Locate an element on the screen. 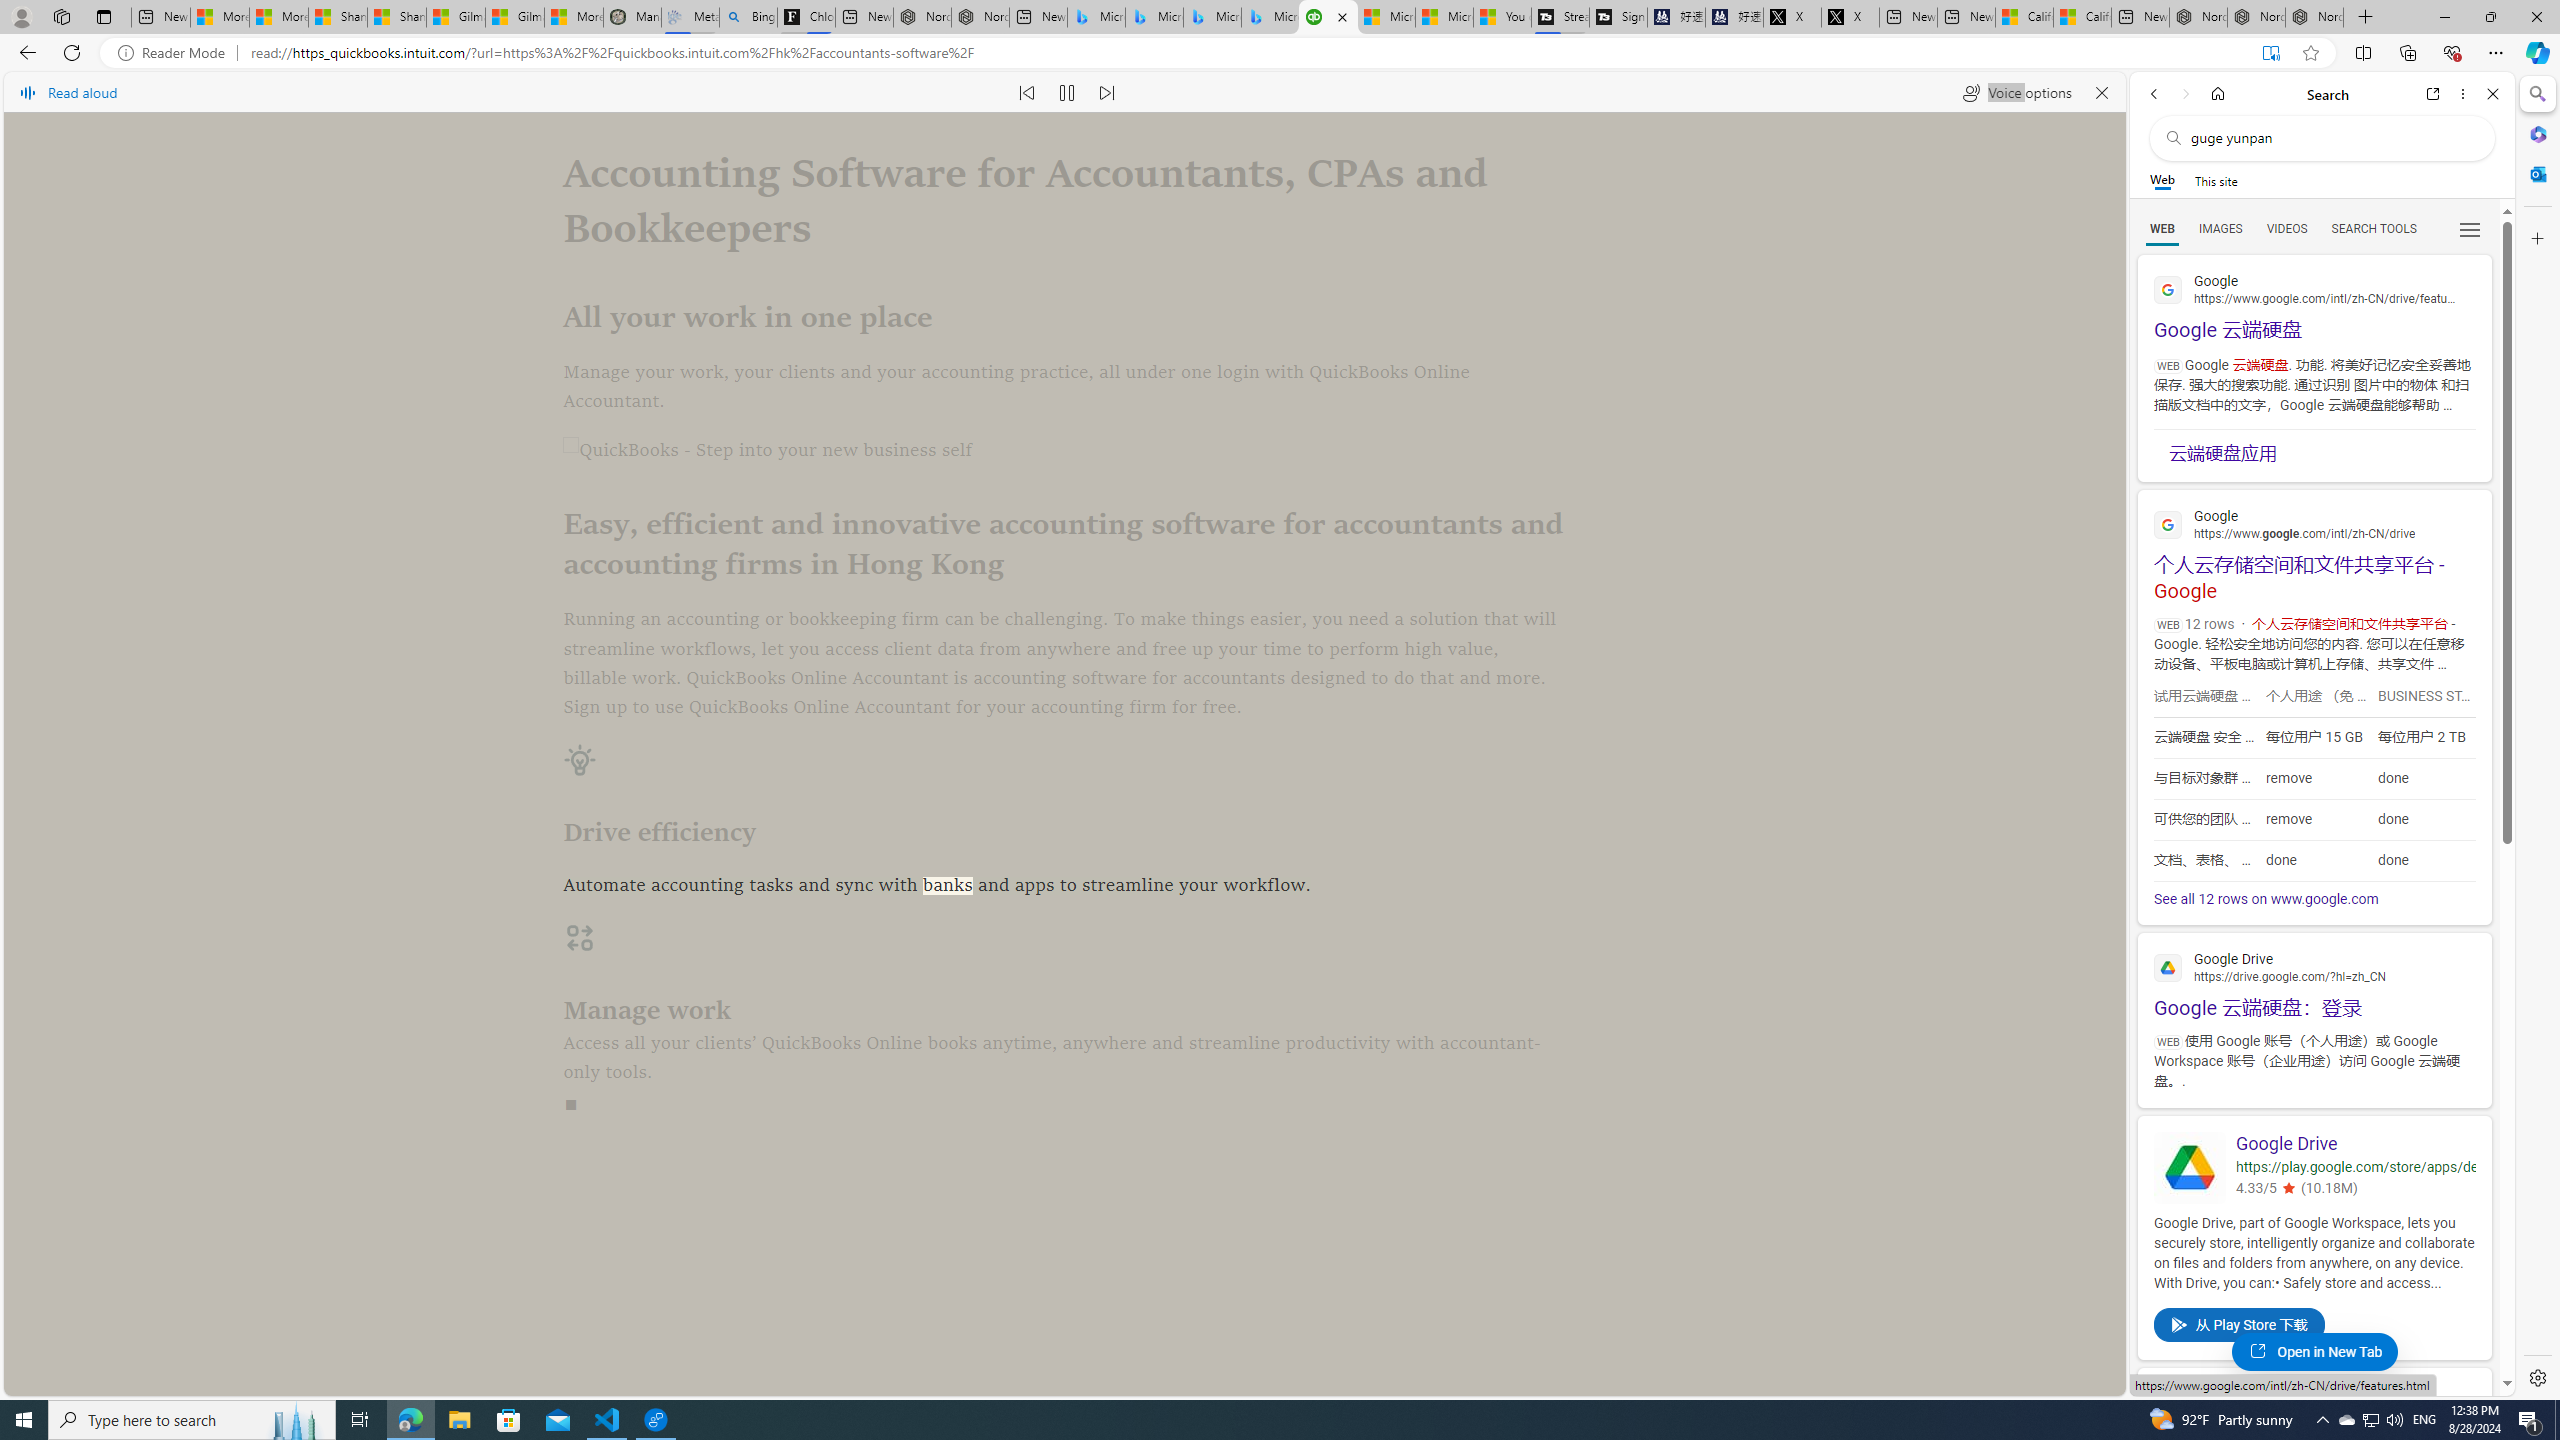 The height and width of the screenshot is (1440, 2560). 'Search Filter, IMAGES' is located at coordinates (2219, 227).